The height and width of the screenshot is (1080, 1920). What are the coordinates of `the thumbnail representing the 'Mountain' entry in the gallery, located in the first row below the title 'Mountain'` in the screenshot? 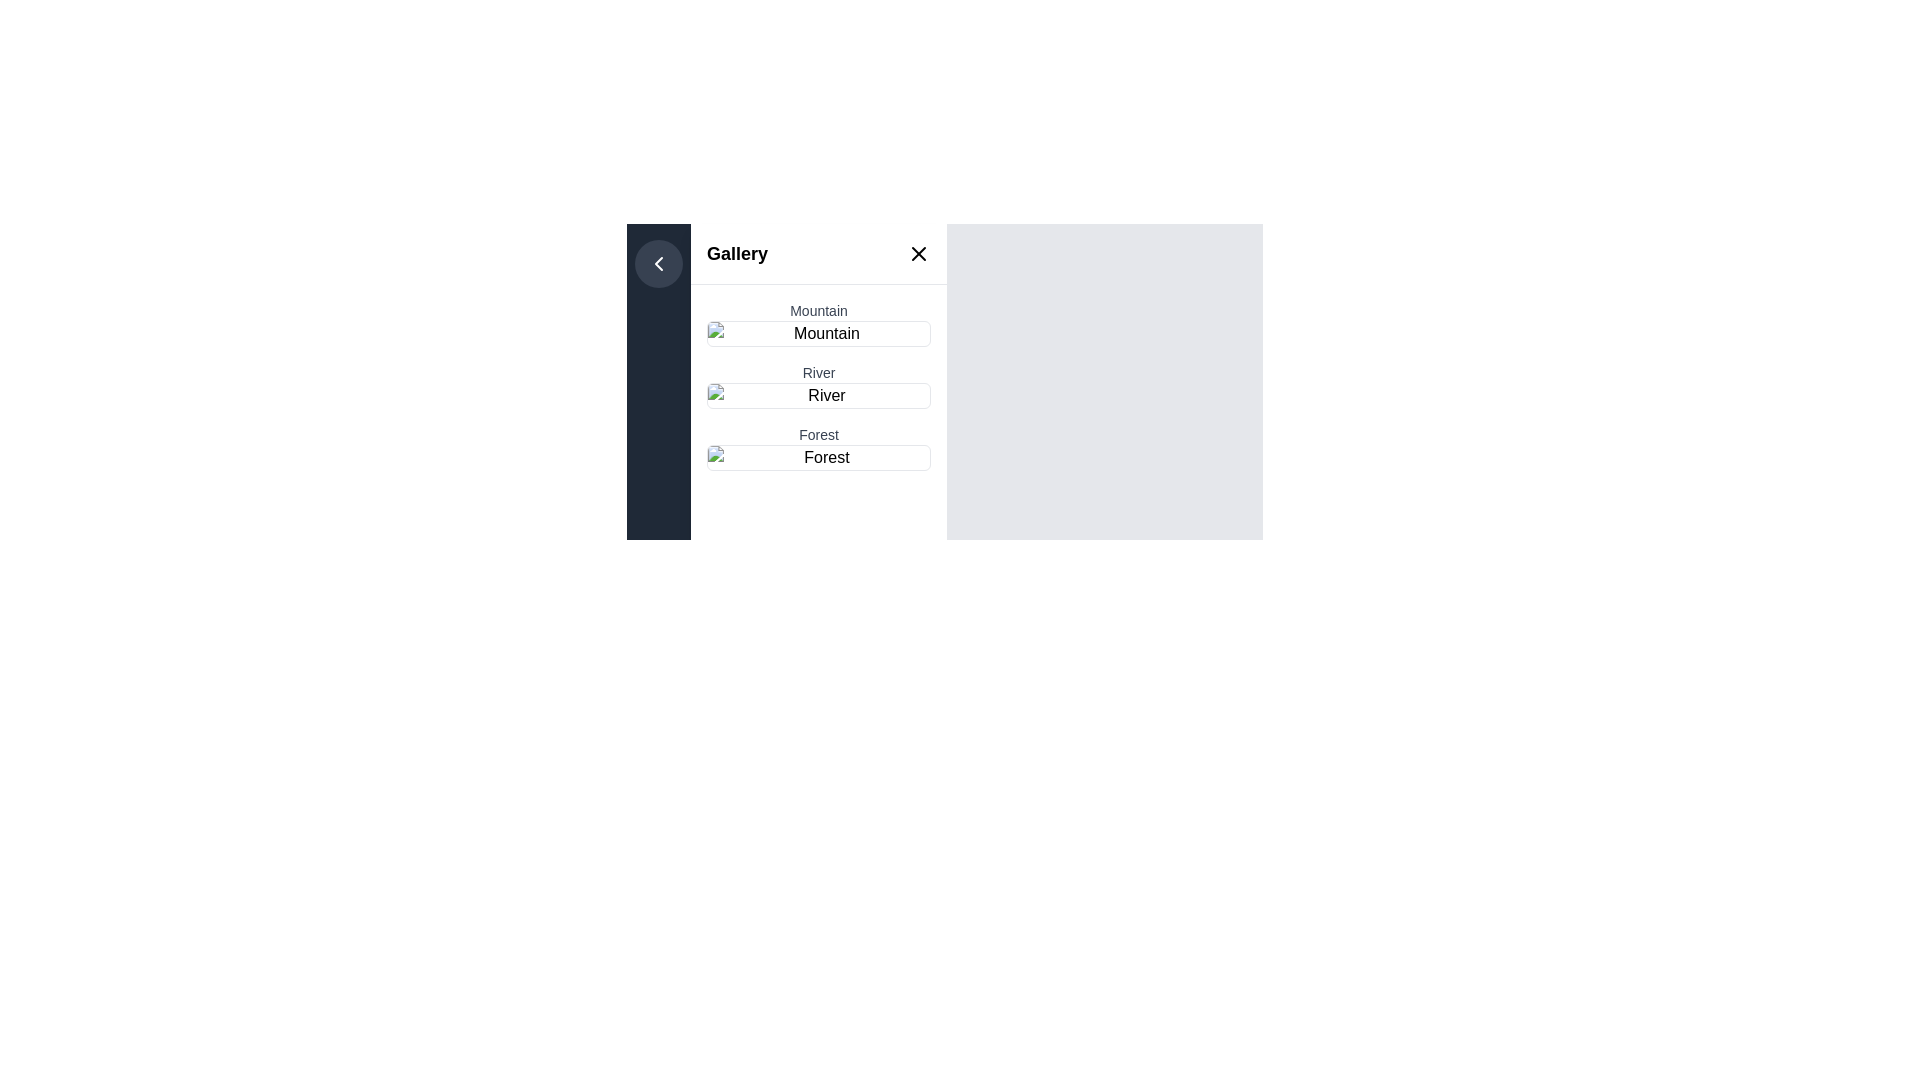 It's located at (819, 333).